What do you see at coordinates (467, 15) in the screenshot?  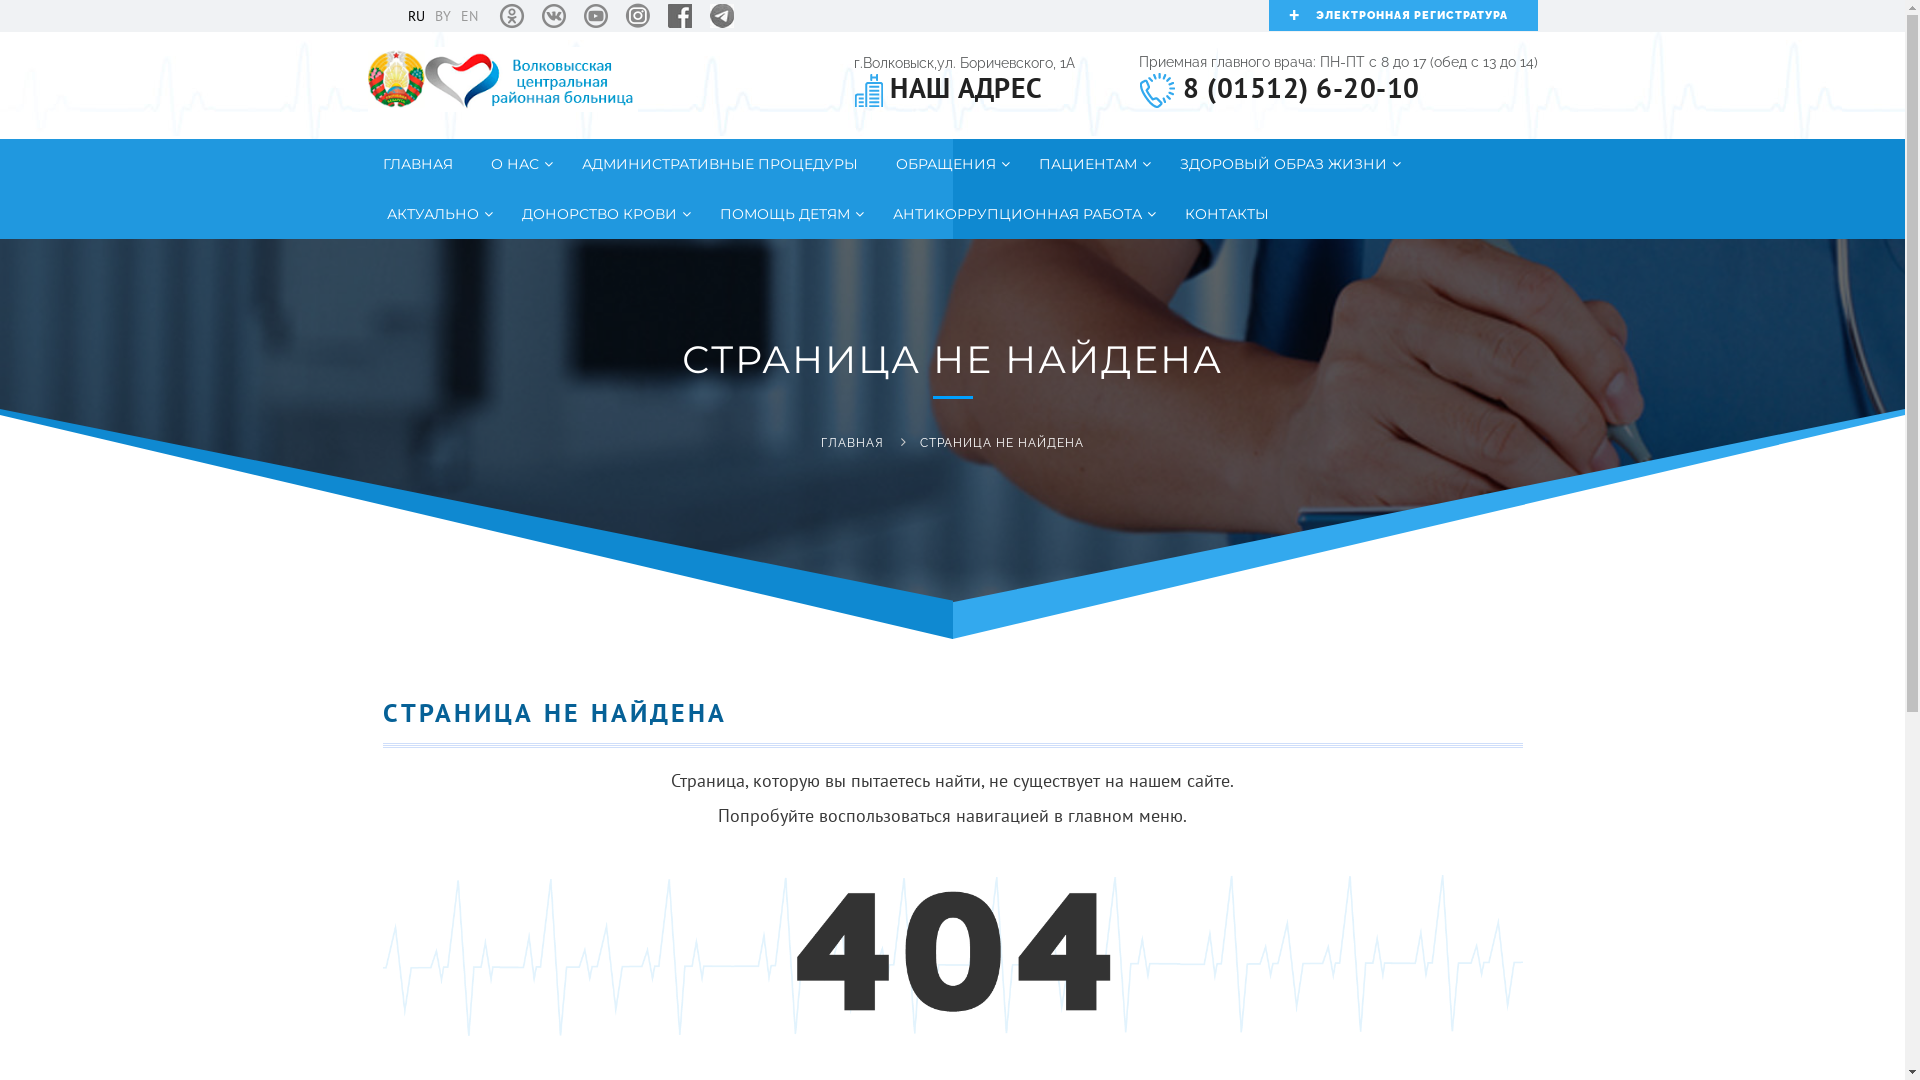 I see `'EN'` at bounding box center [467, 15].